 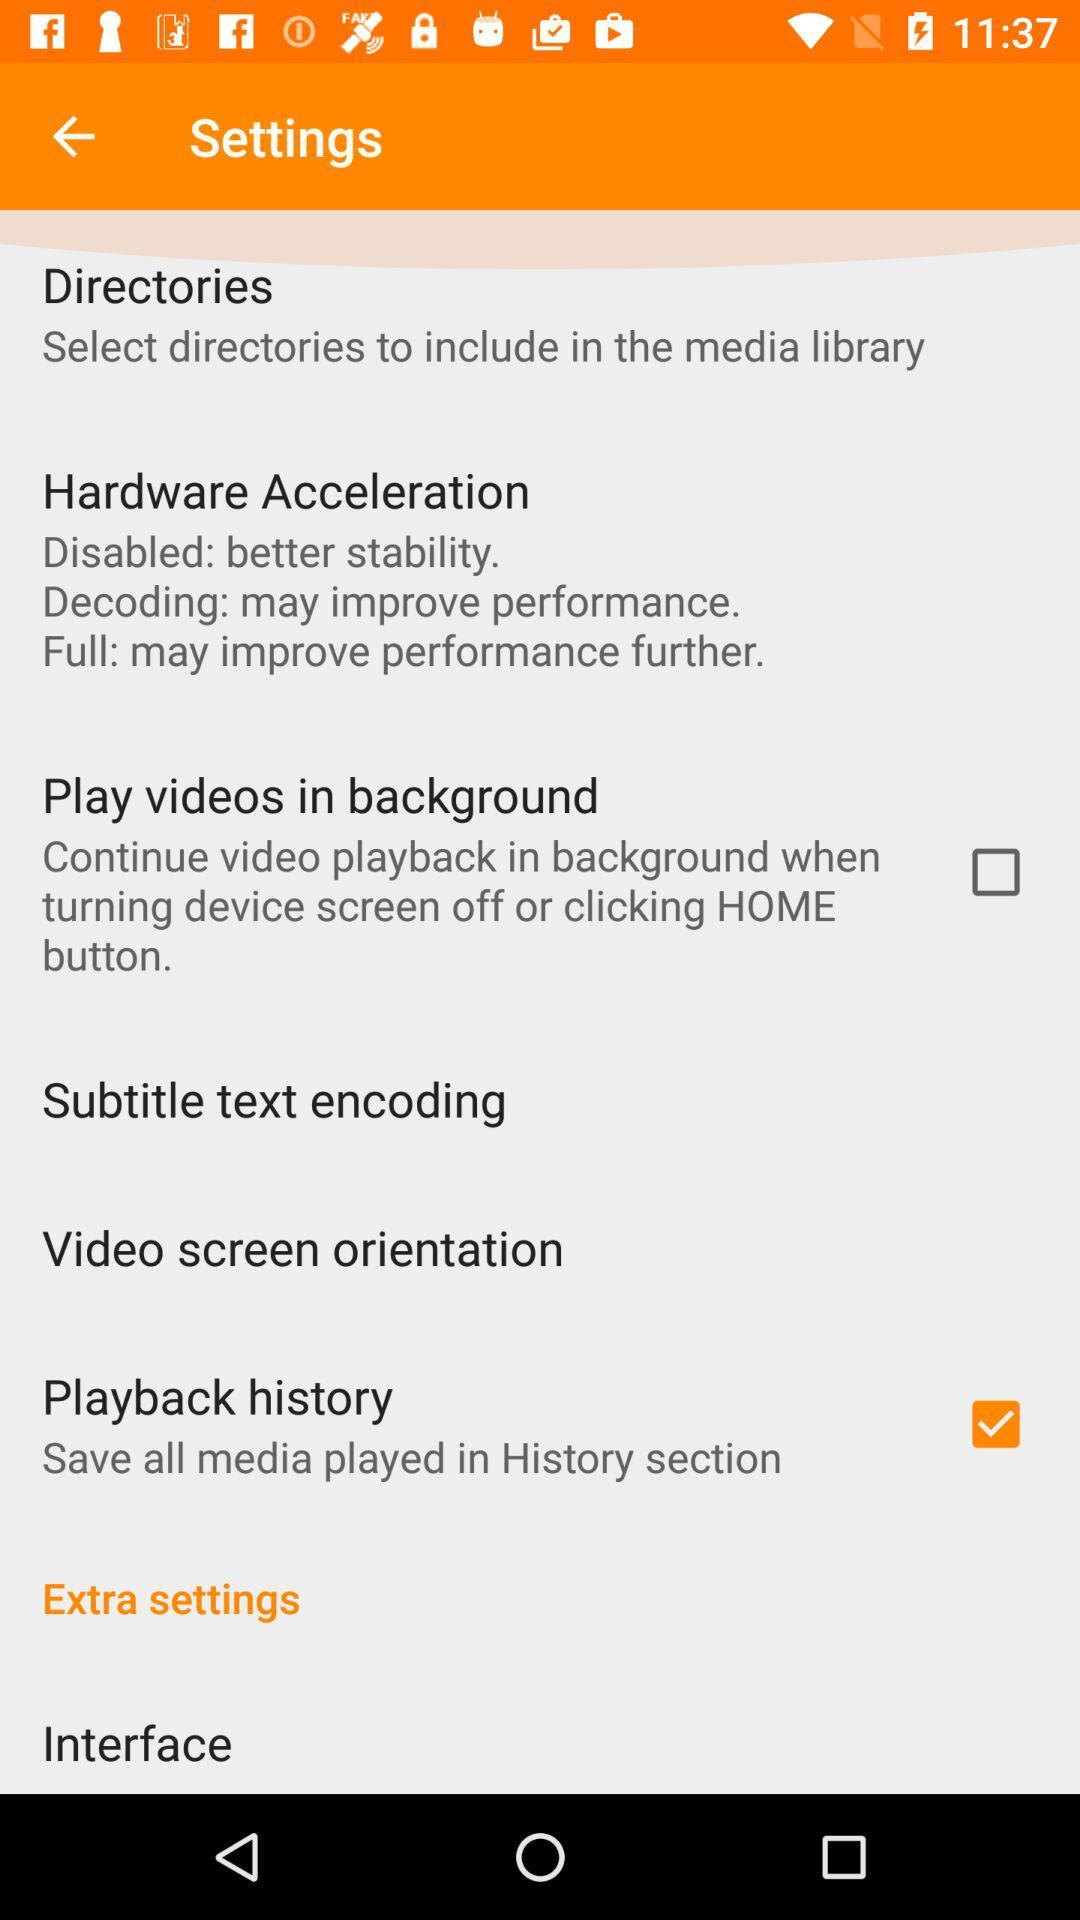 What do you see at coordinates (540, 1575) in the screenshot?
I see `extra settings` at bounding box center [540, 1575].